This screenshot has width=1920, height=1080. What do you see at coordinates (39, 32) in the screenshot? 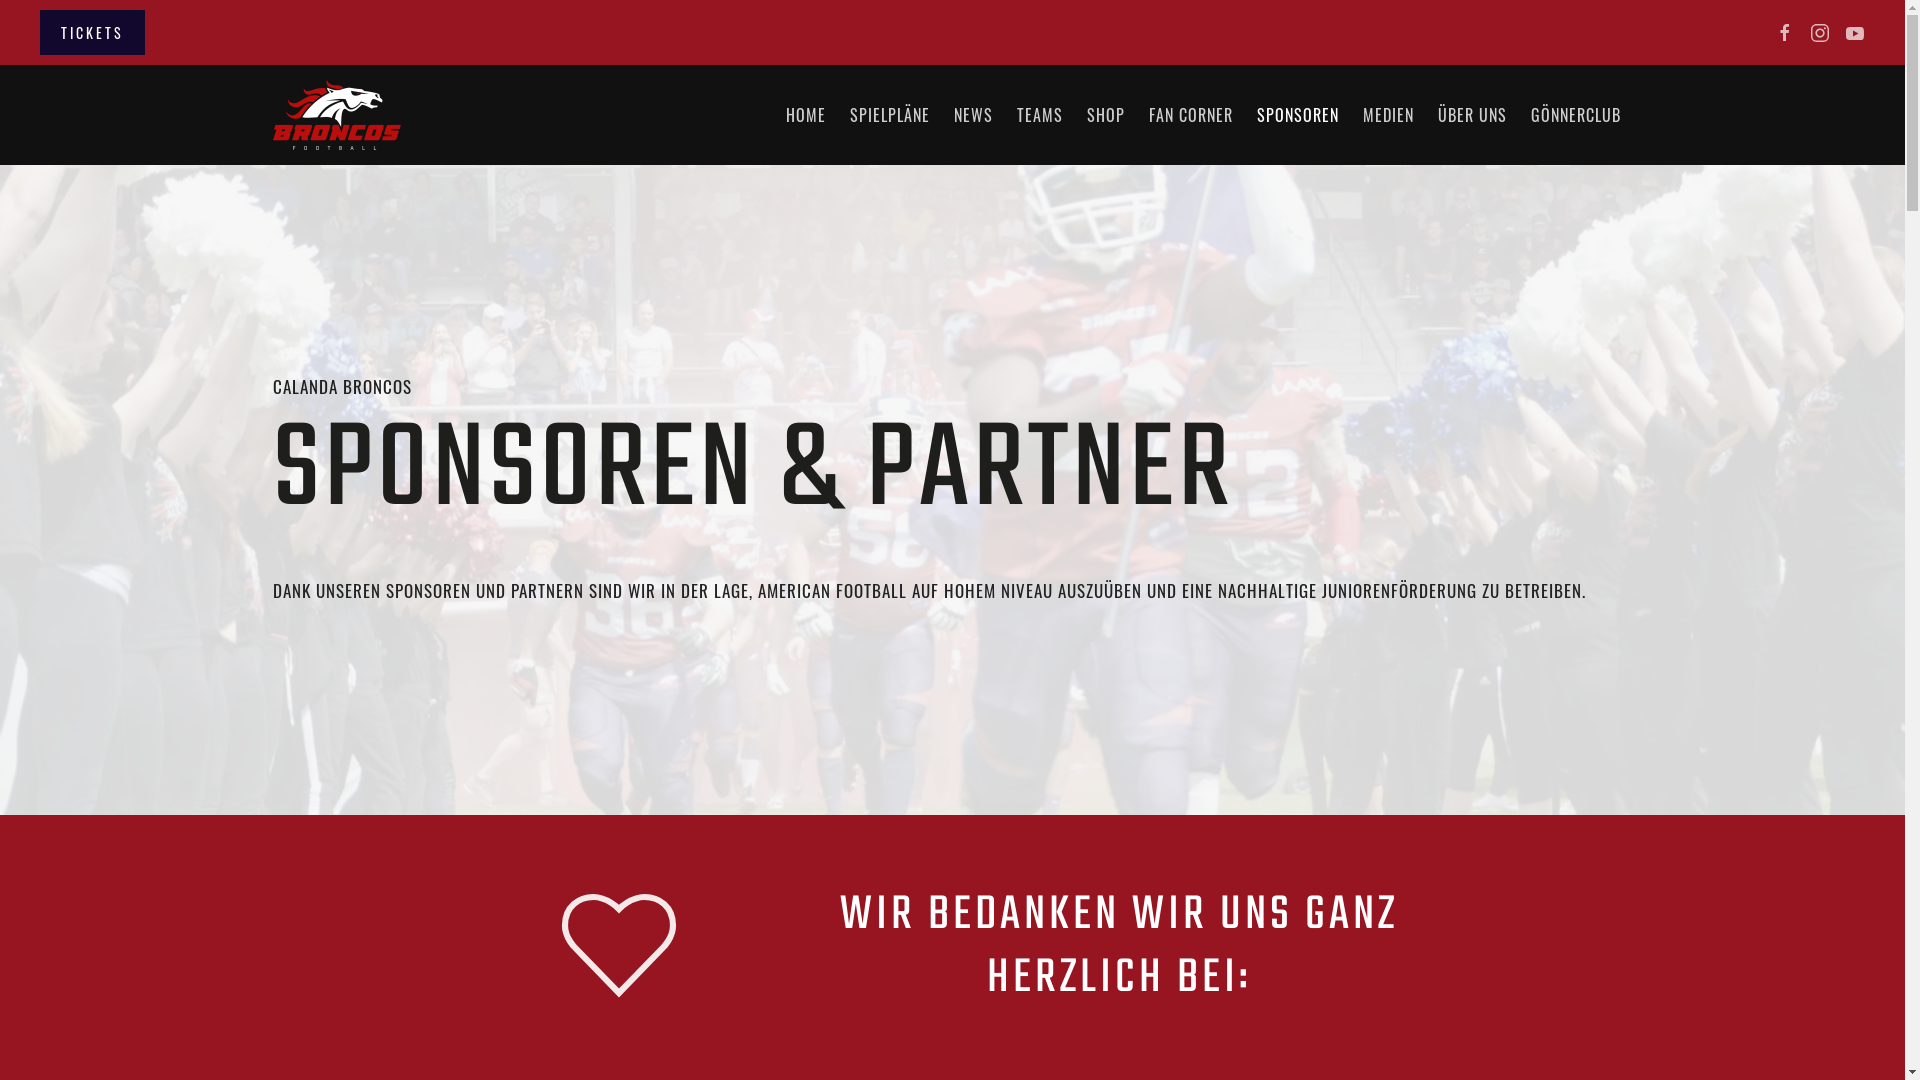
I see `'TICKETS'` at bounding box center [39, 32].